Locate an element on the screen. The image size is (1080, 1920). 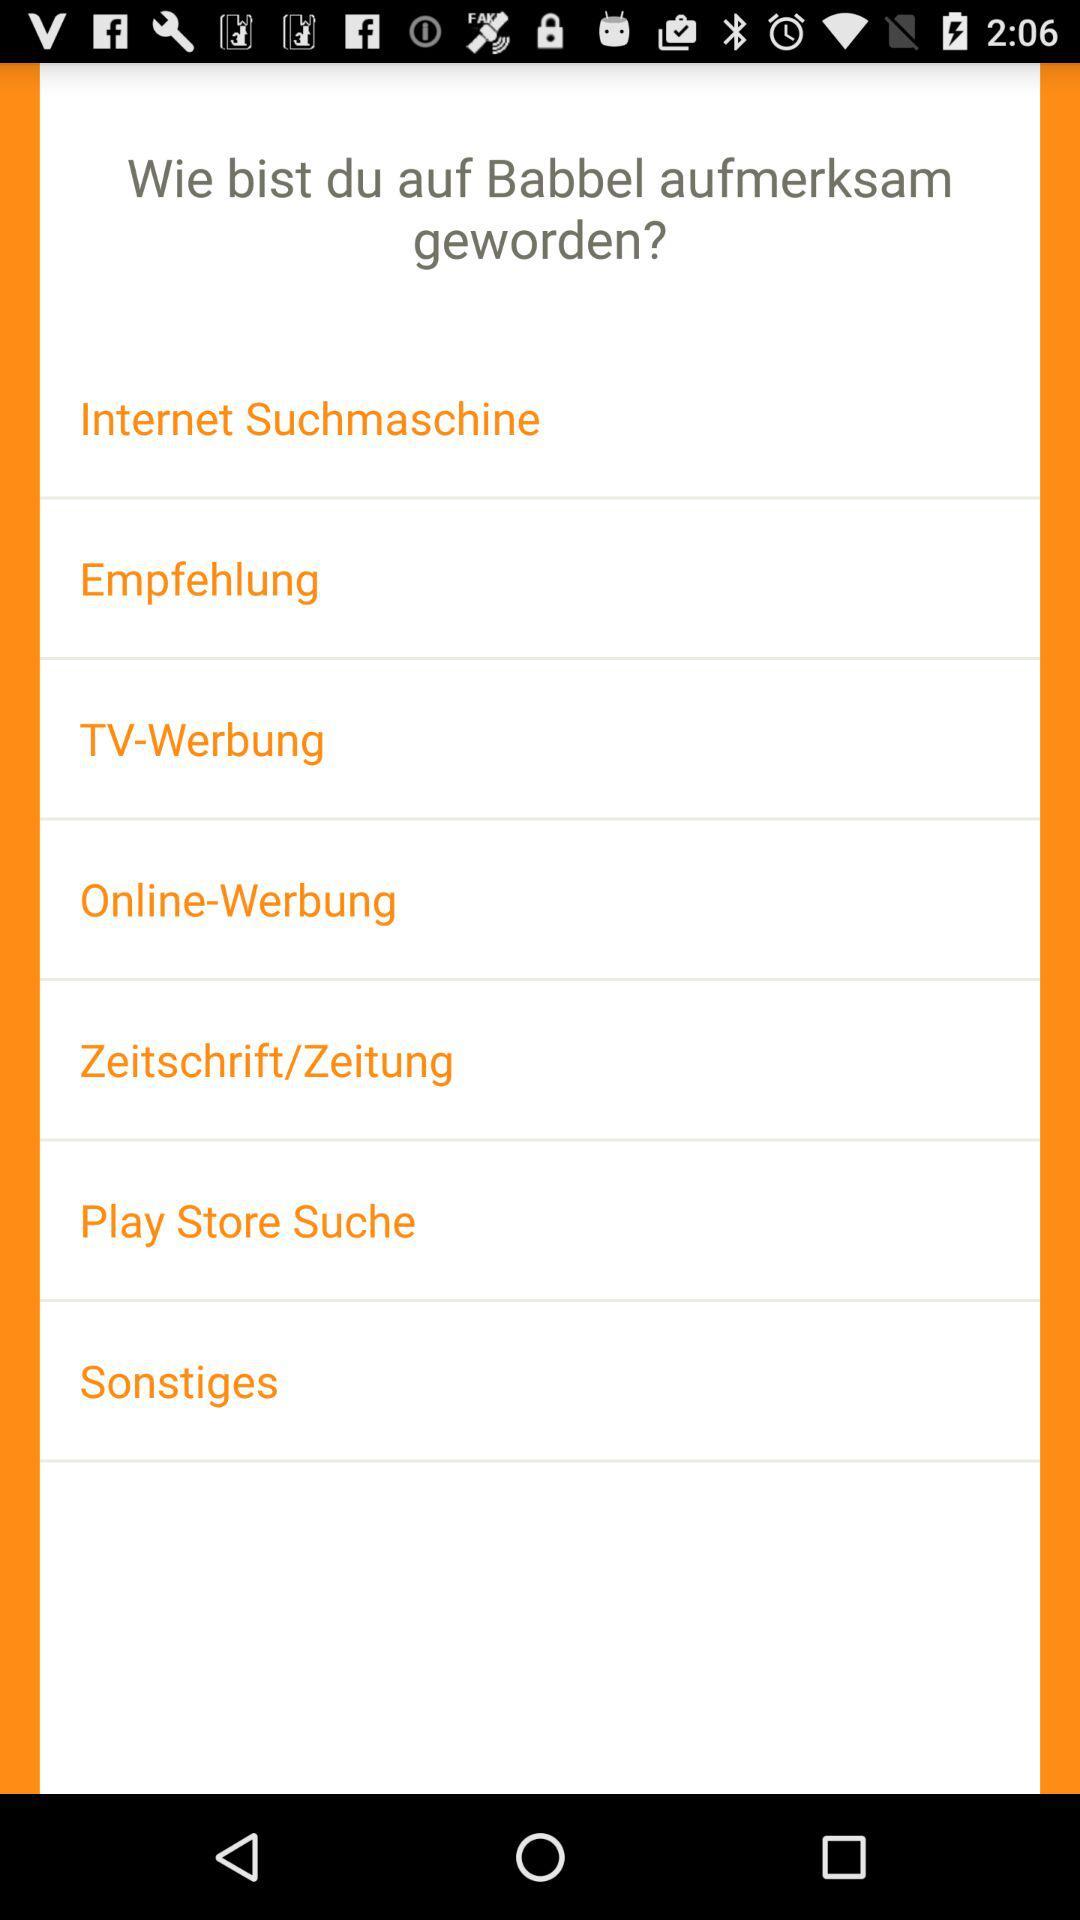
item at the bottom is located at coordinates (540, 1379).